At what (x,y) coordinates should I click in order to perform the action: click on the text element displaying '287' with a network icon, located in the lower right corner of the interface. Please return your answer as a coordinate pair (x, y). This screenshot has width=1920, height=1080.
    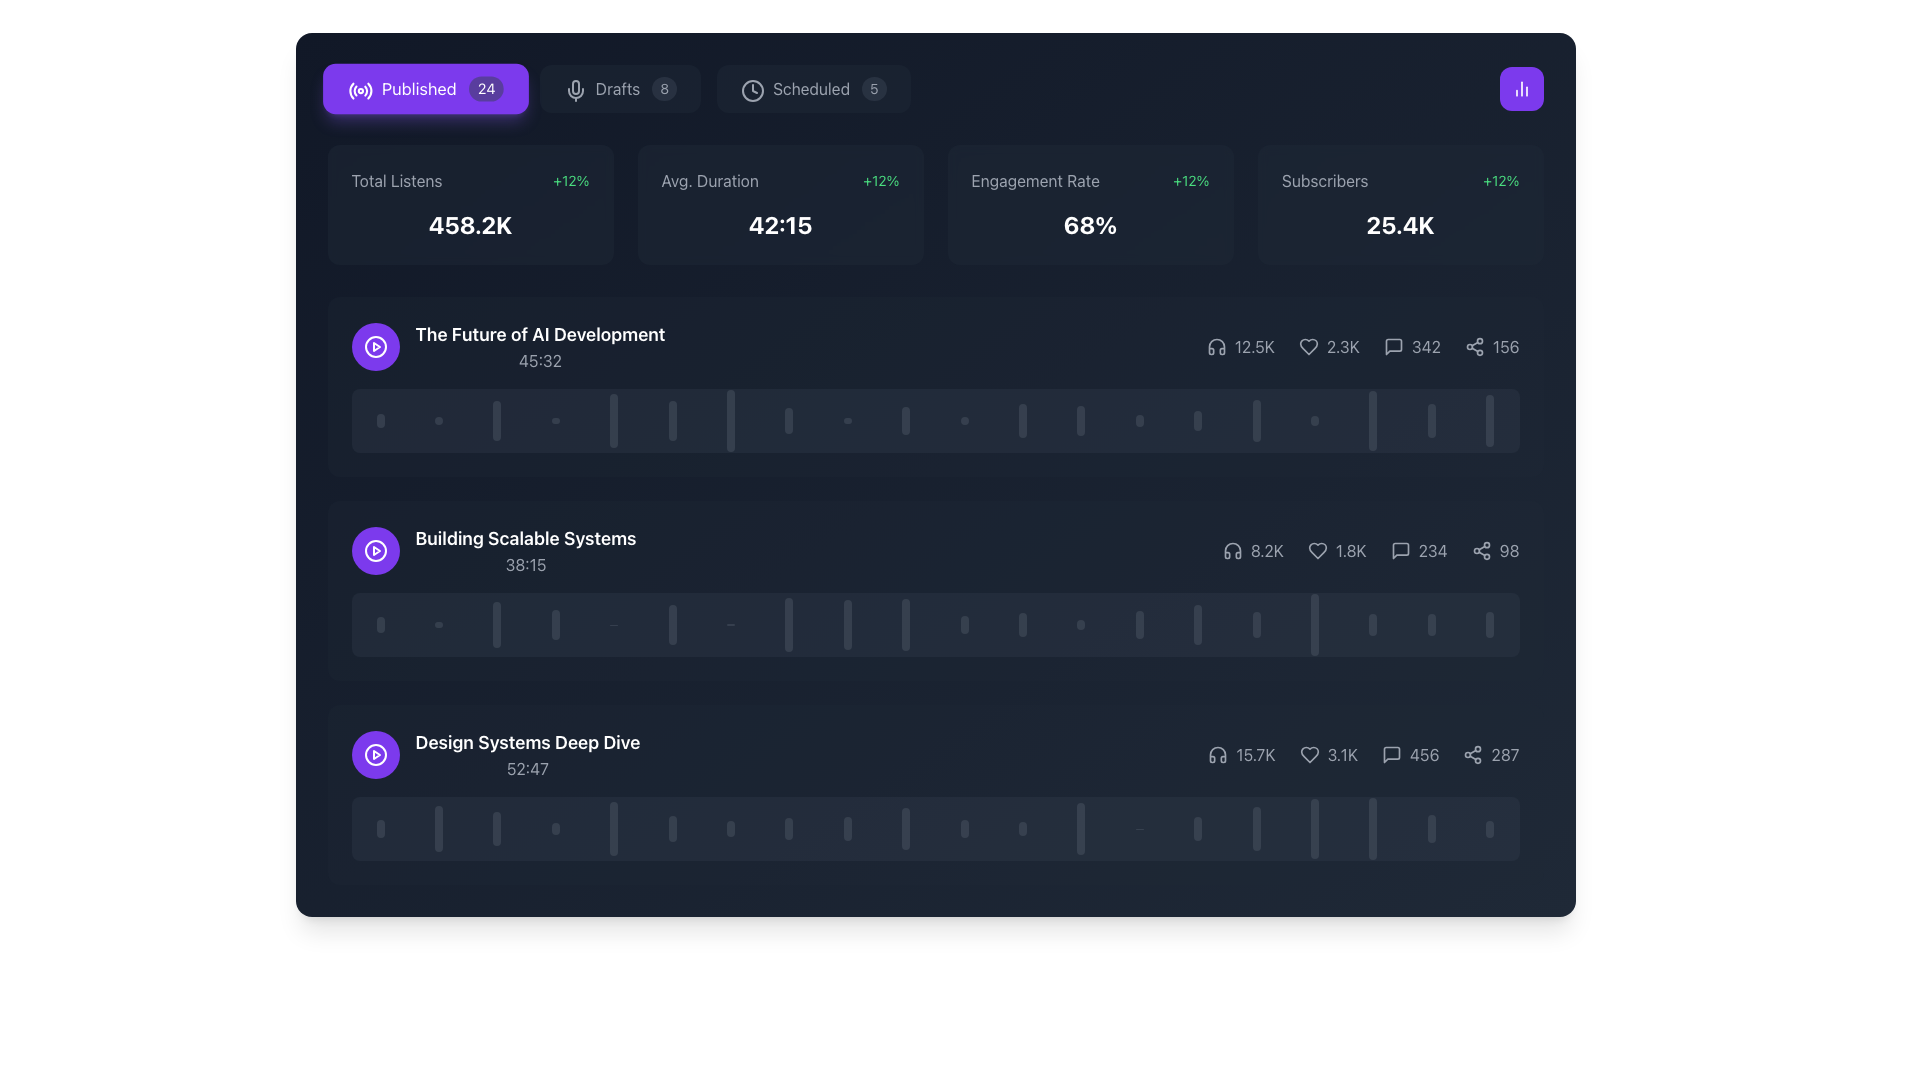
    Looking at the image, I should click on (1491, 755).